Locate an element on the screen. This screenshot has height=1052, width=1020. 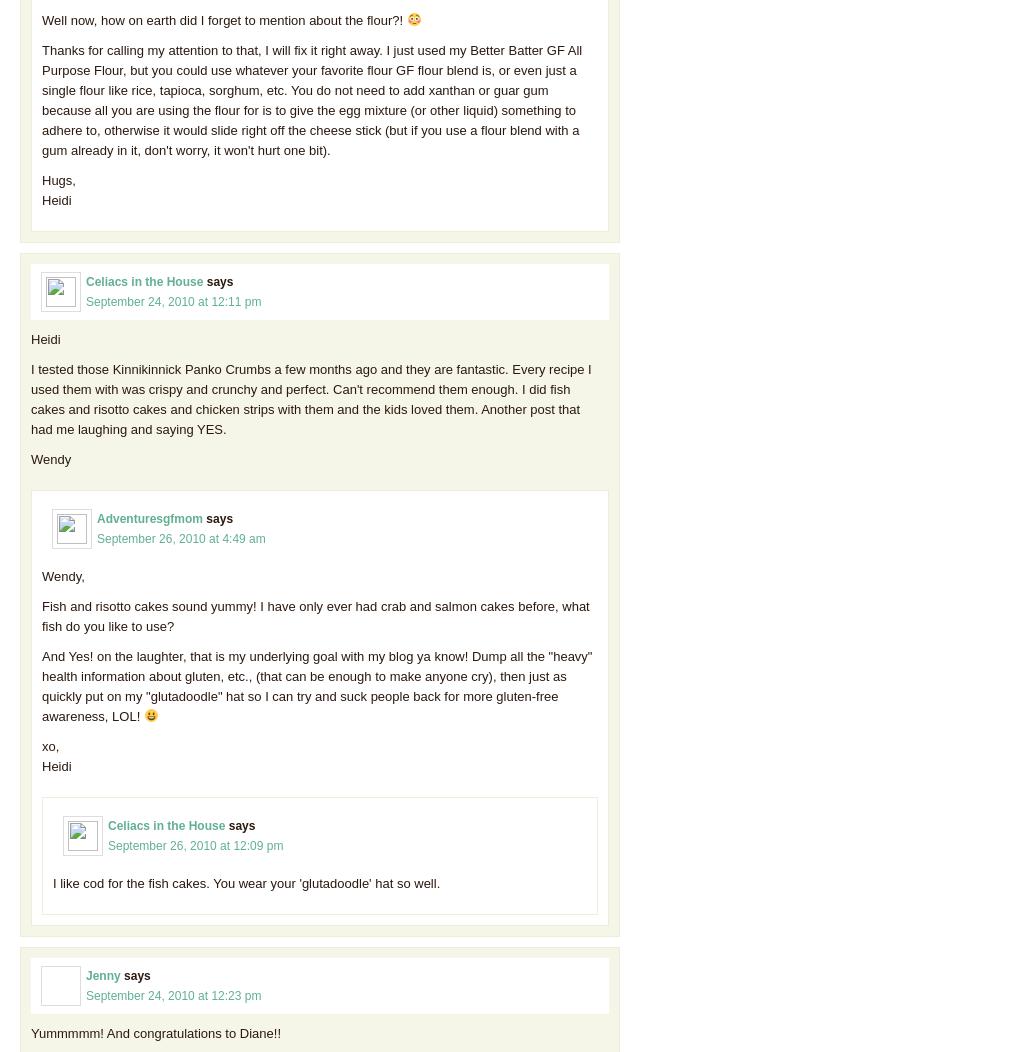
'September 24, 2010 at 12:23 pm' is located at coordinates (172, 994).